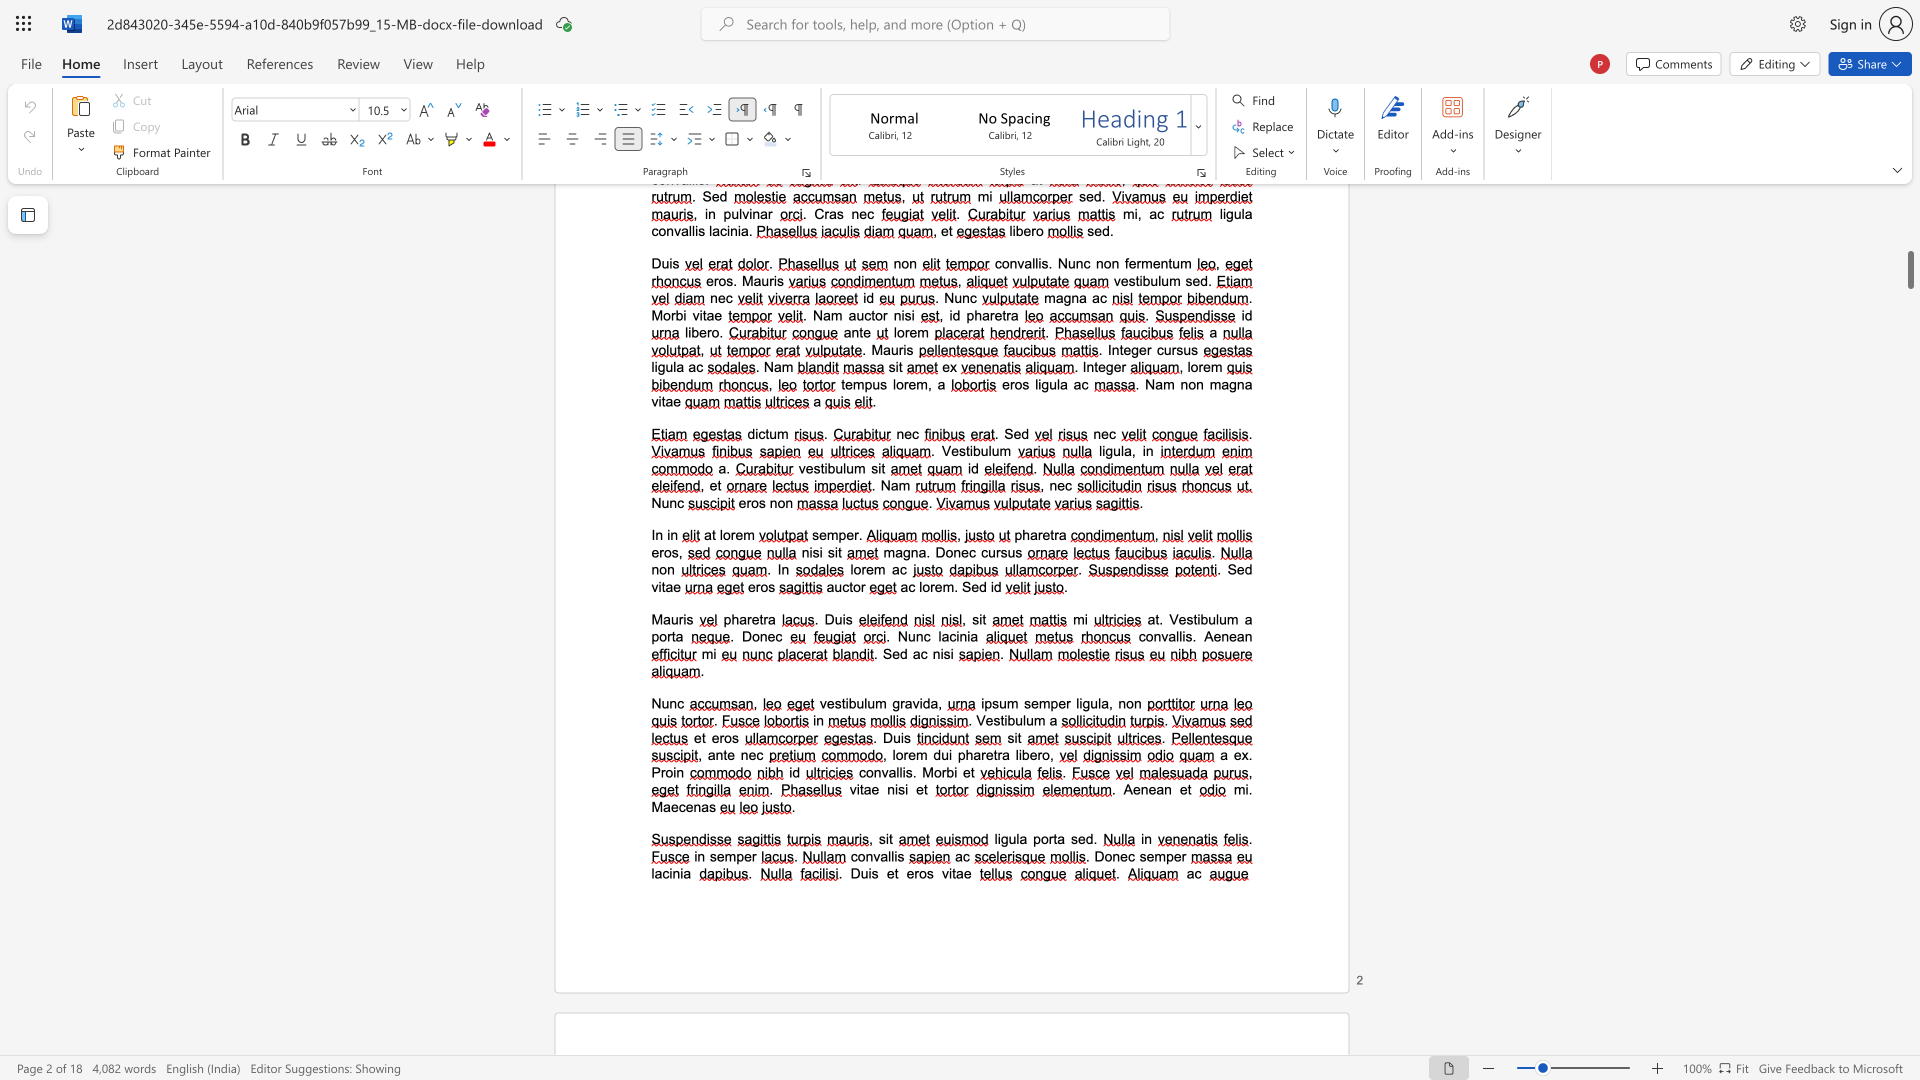  Describe the element at coordinates (754, 618) in the screenshot. I see `the 1th character "e" in the text` at that location.